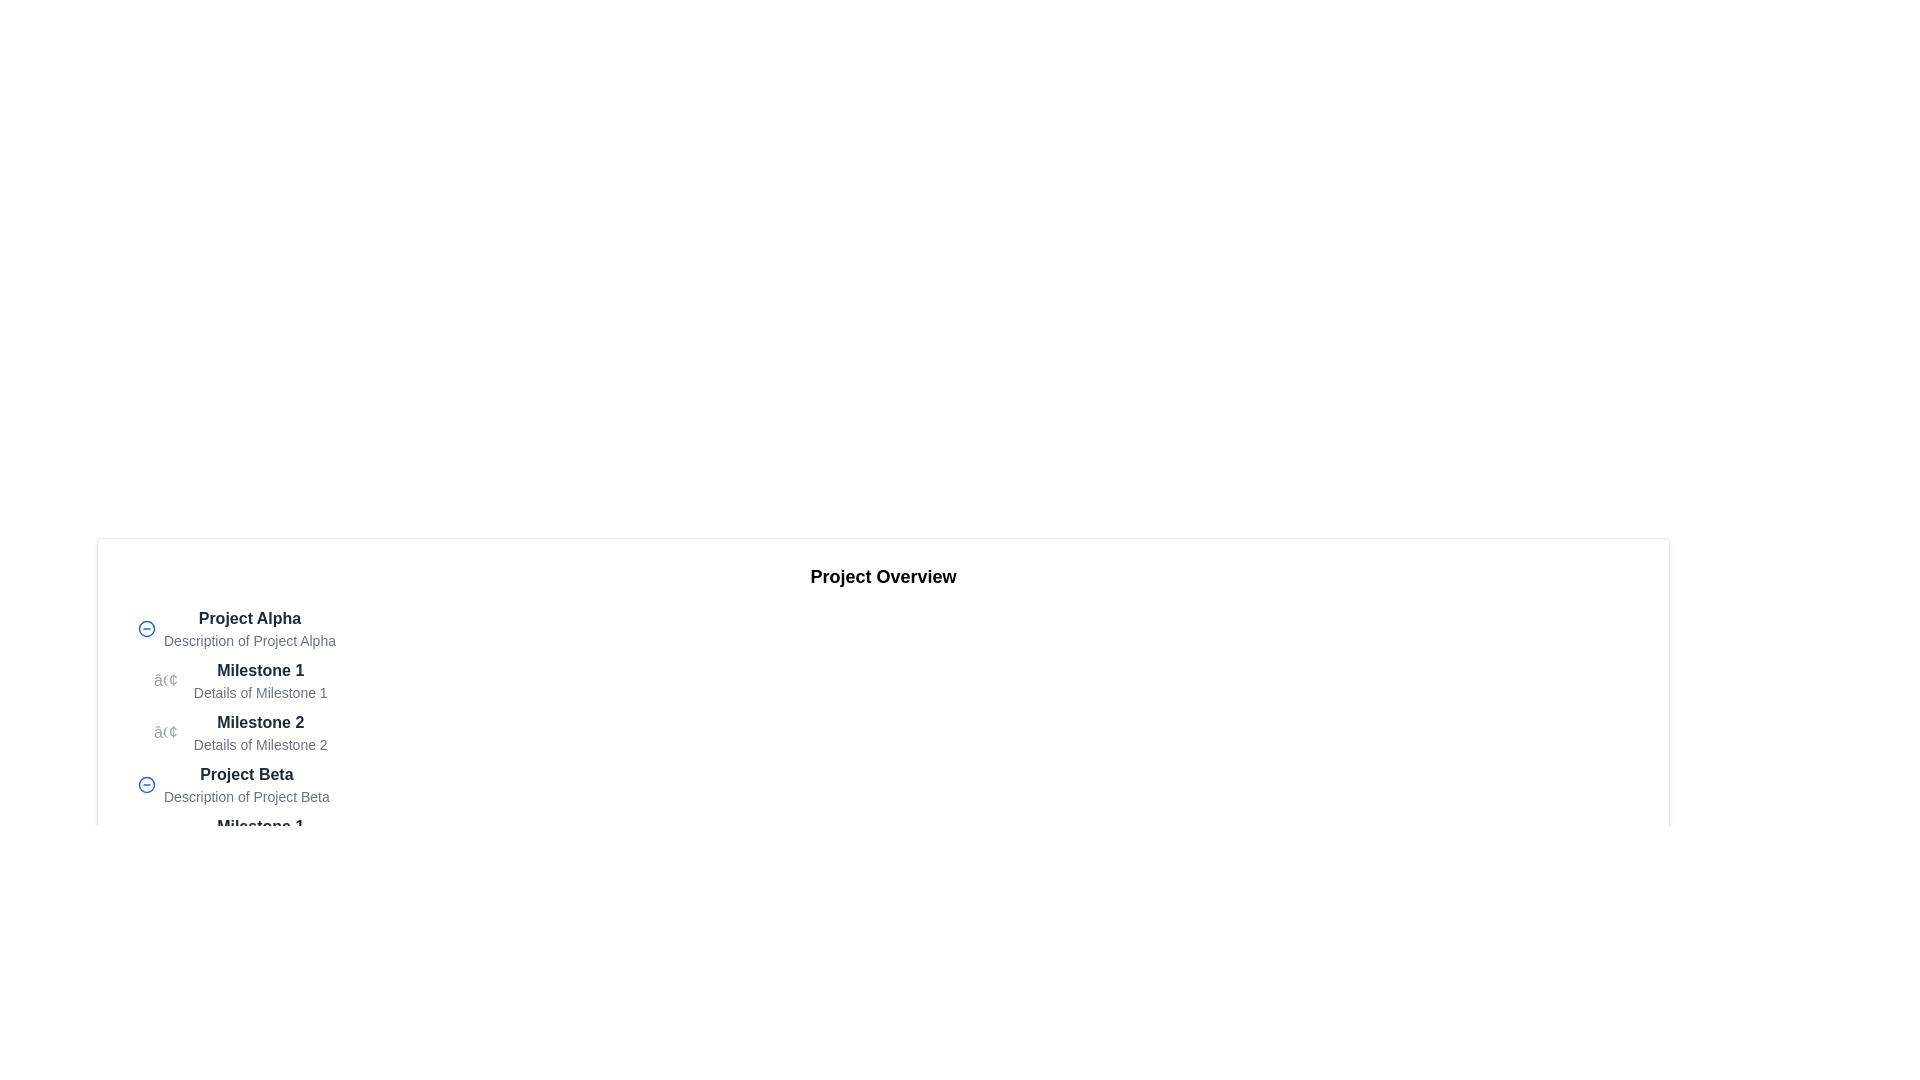  I want to click on the button on the far left side of the 'Project Alpha' section to minimize or collapse the project details, so click(146, 627).